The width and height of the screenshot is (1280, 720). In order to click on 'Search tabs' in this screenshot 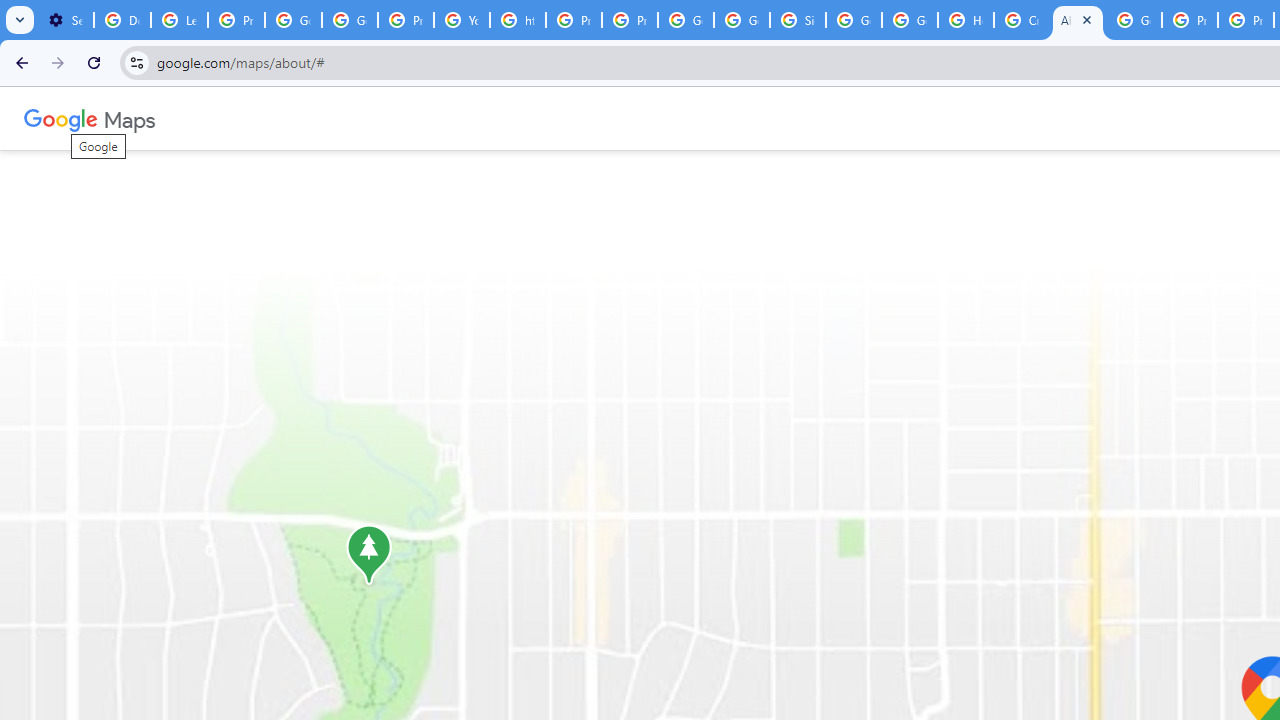, I will do `click(20, 20)`.